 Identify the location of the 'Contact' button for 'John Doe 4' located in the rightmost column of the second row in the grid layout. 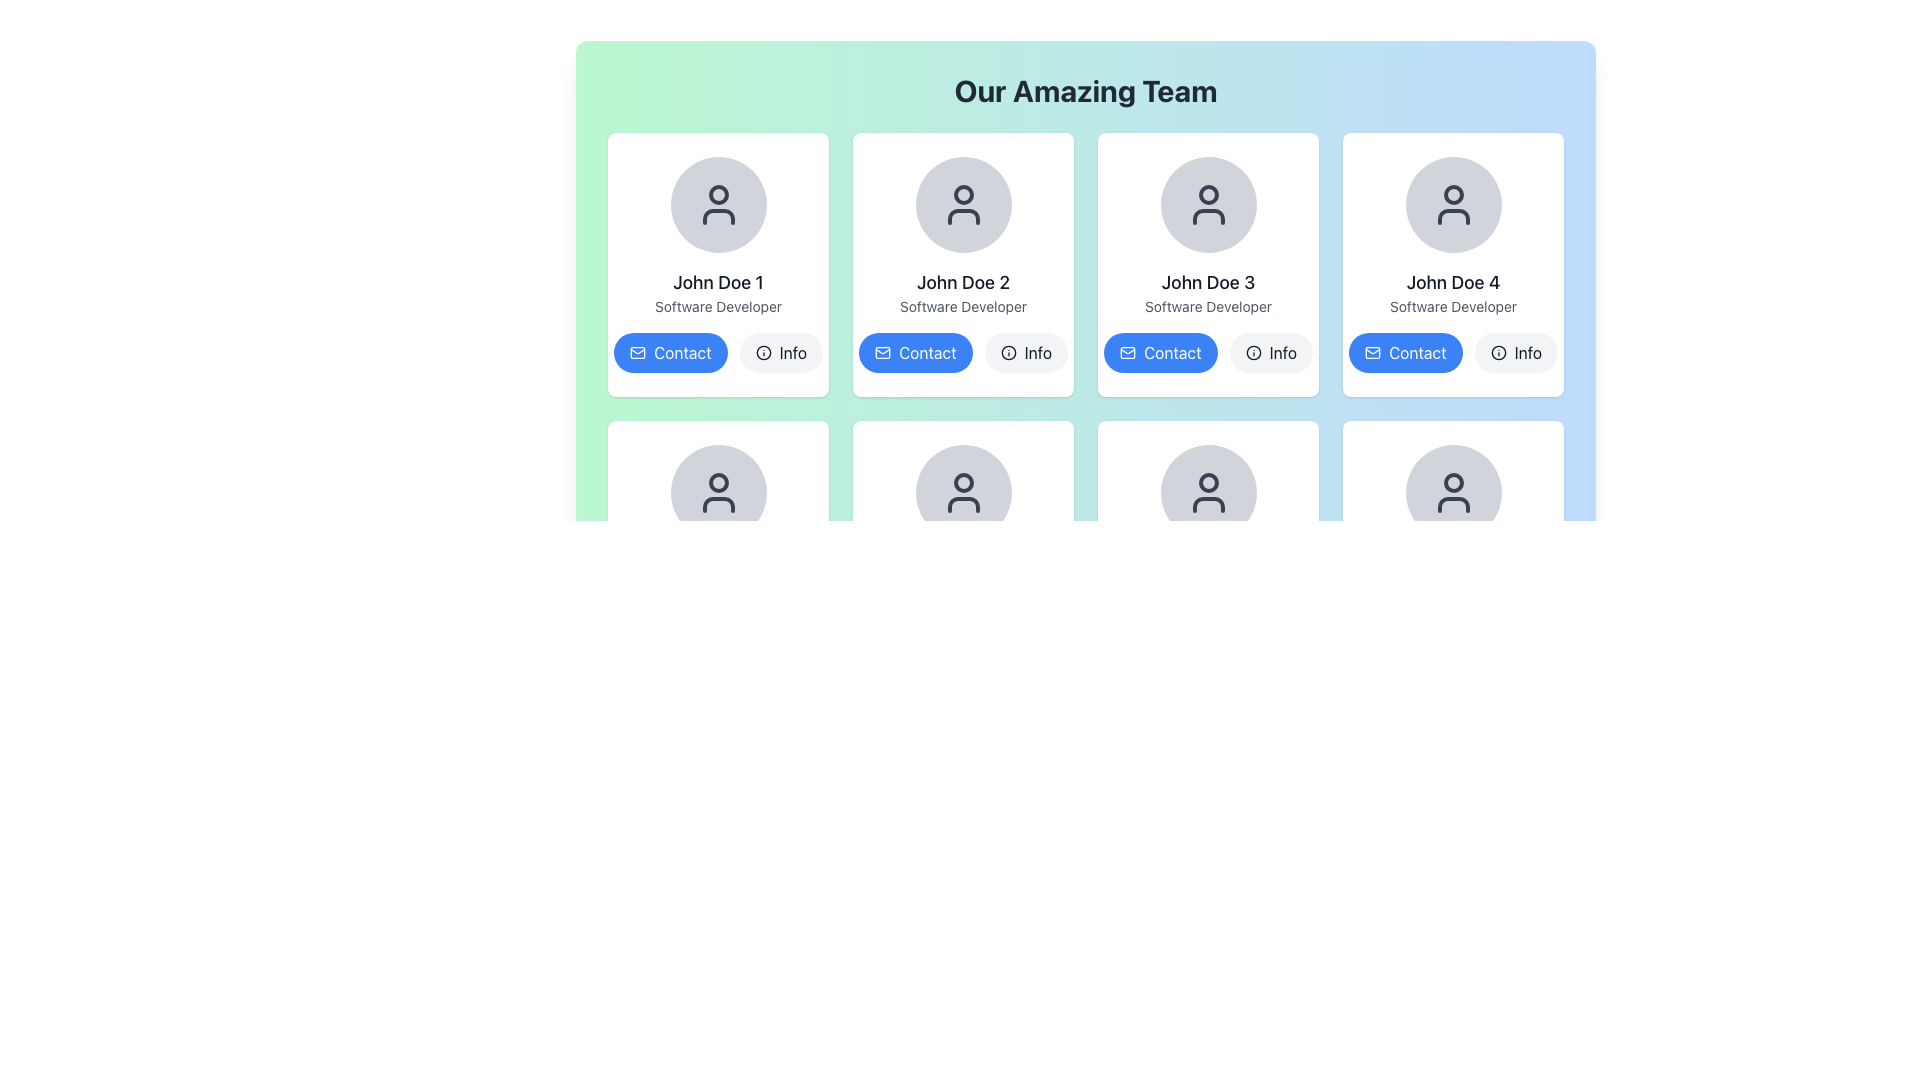
(1416, 352).